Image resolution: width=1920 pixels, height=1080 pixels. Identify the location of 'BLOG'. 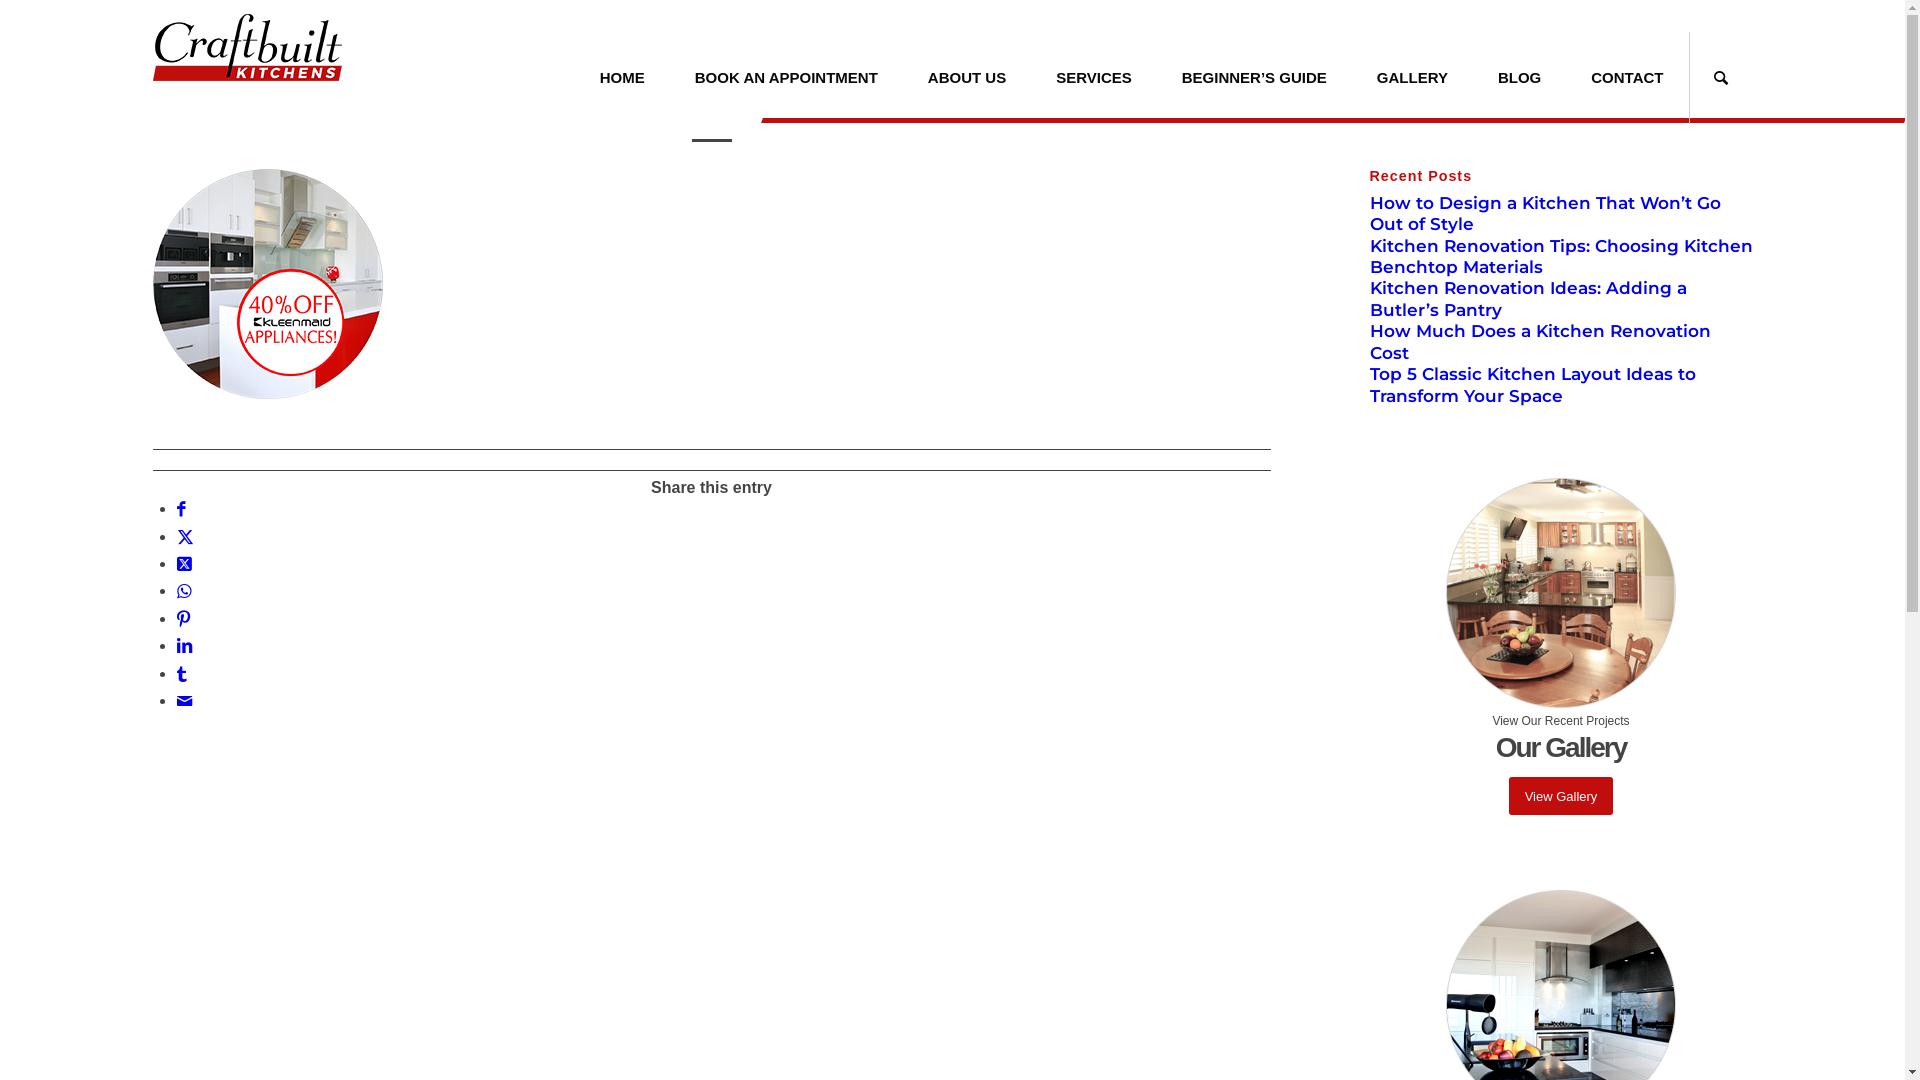
(1519, 76).